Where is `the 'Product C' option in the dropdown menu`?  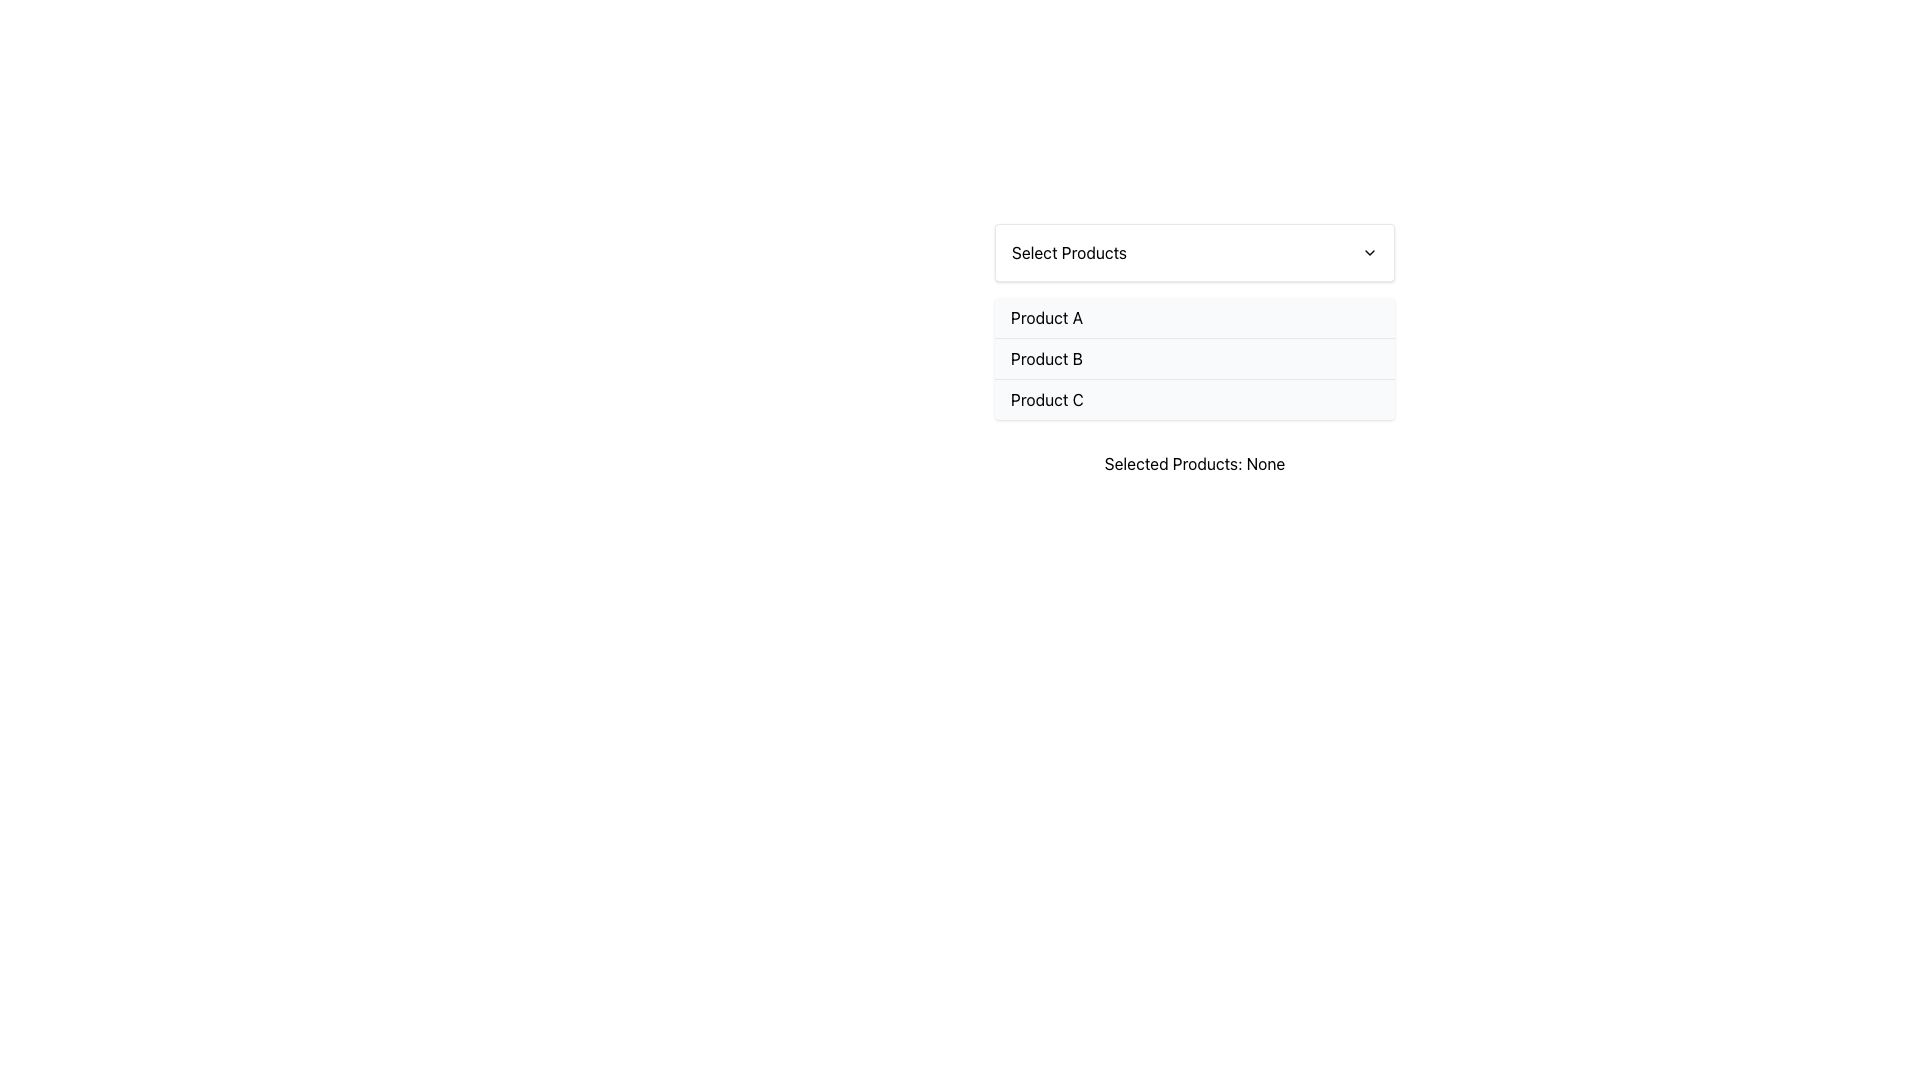
the 'Product C' option in the dropdown menu is located at coordinates (1195, 398).